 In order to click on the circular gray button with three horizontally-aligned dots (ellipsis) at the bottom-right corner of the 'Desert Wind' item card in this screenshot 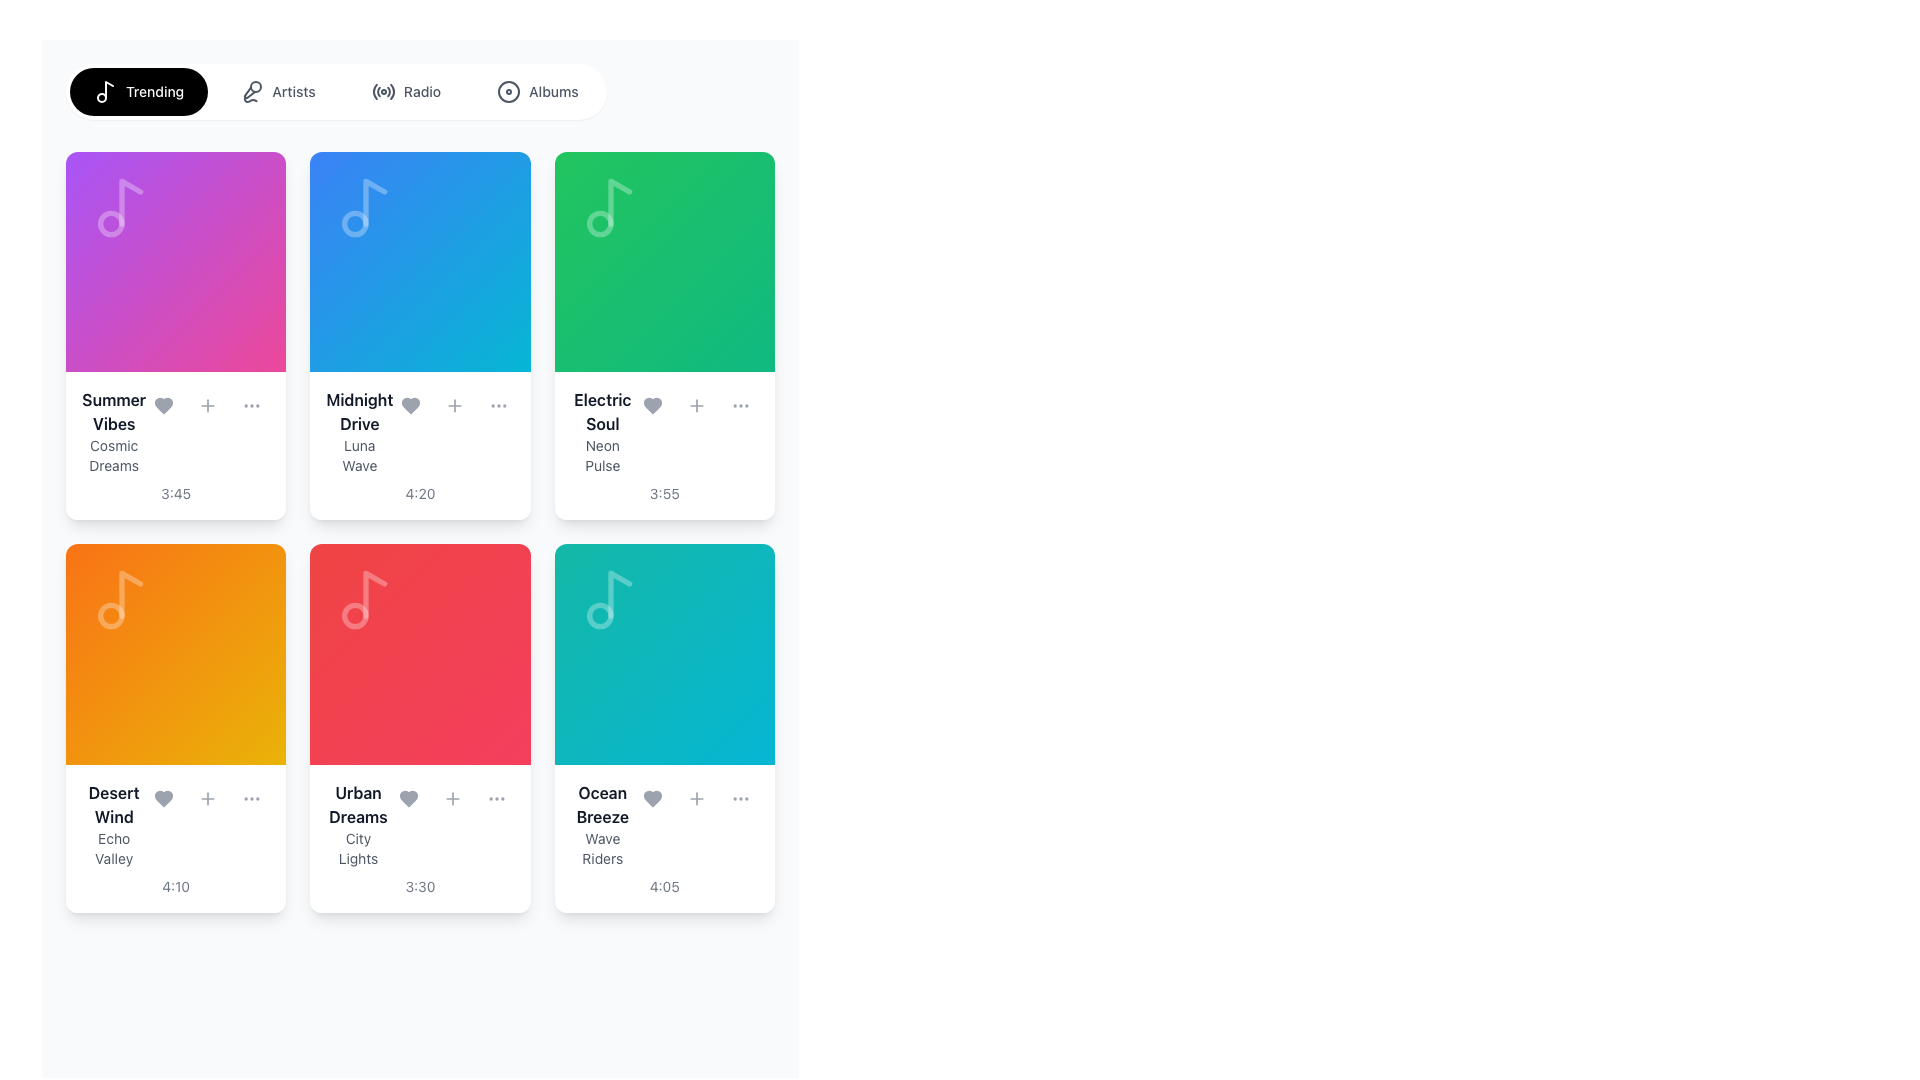, I will do `click(251, 797)`.